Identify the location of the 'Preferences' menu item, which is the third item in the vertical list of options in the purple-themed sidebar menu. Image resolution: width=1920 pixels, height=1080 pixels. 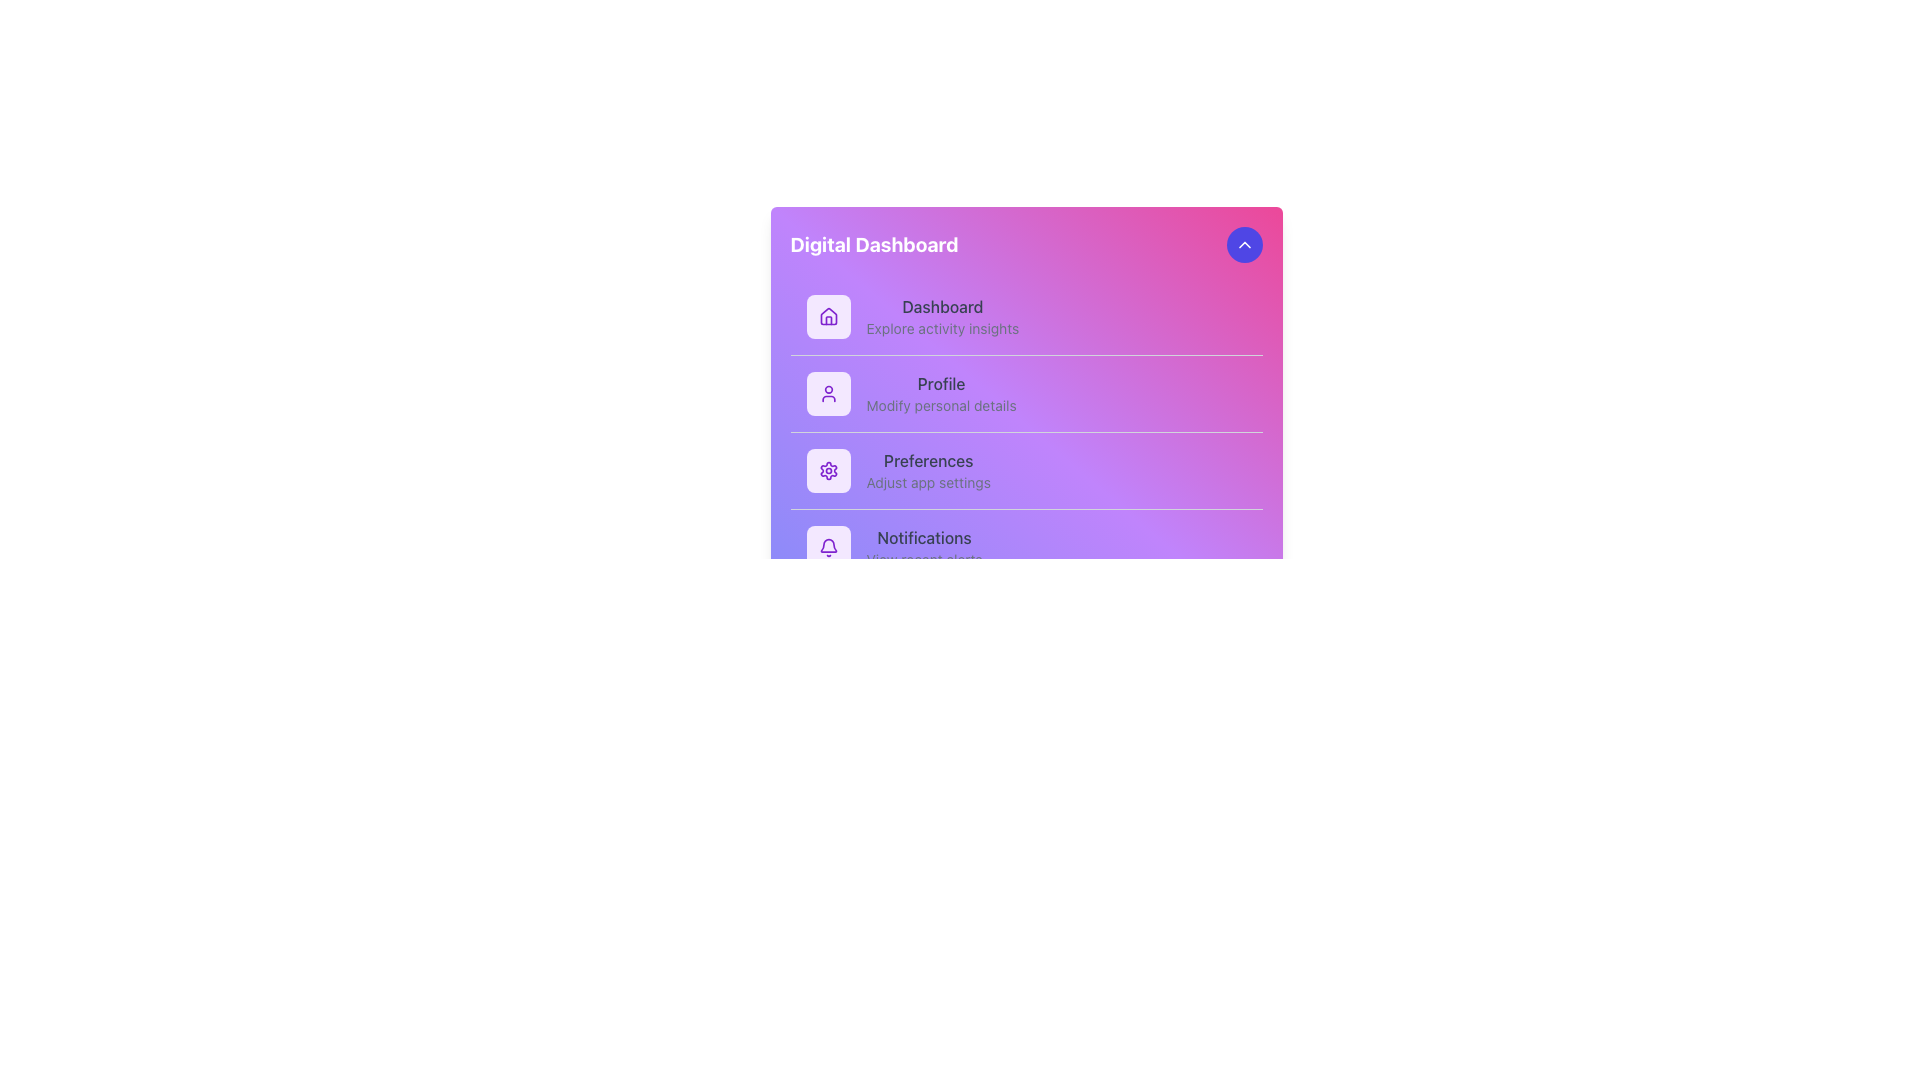
(1026, 470).